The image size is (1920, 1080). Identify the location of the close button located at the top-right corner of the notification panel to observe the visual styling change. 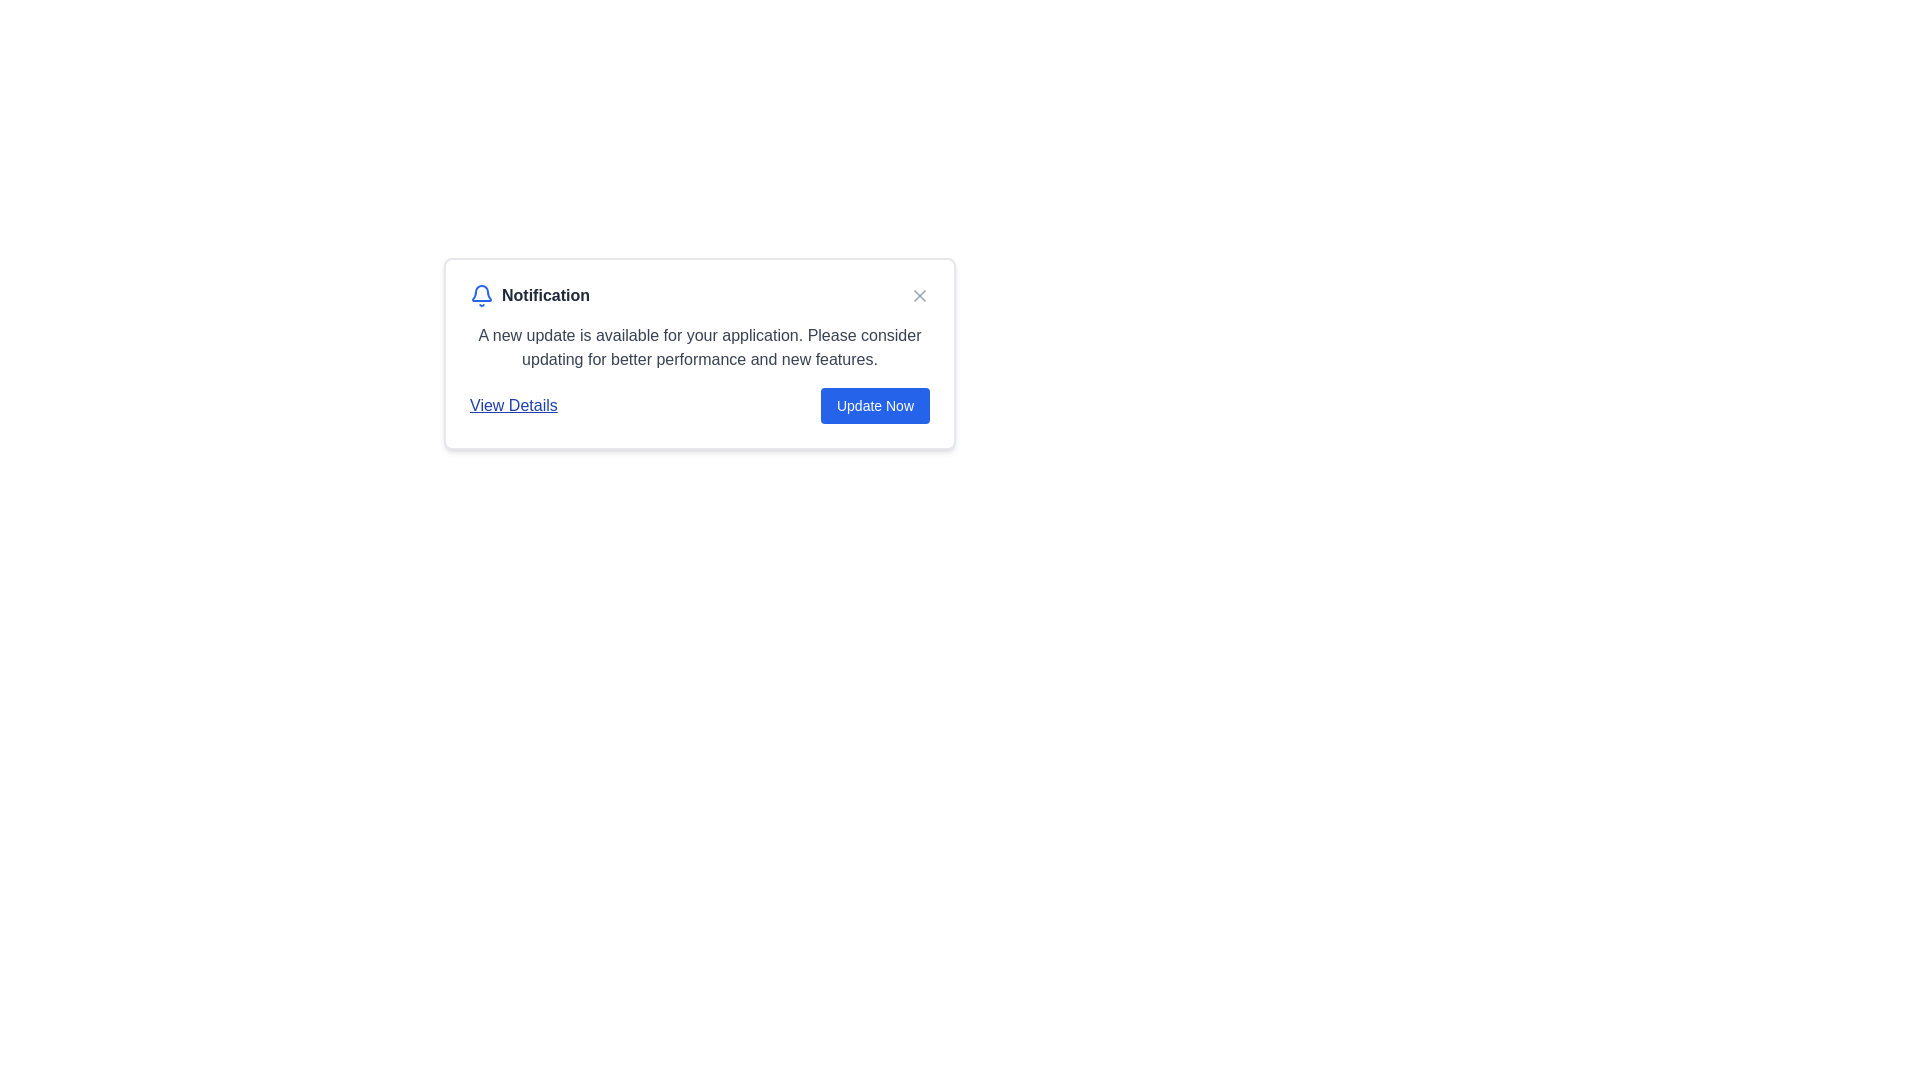
(919, 296).